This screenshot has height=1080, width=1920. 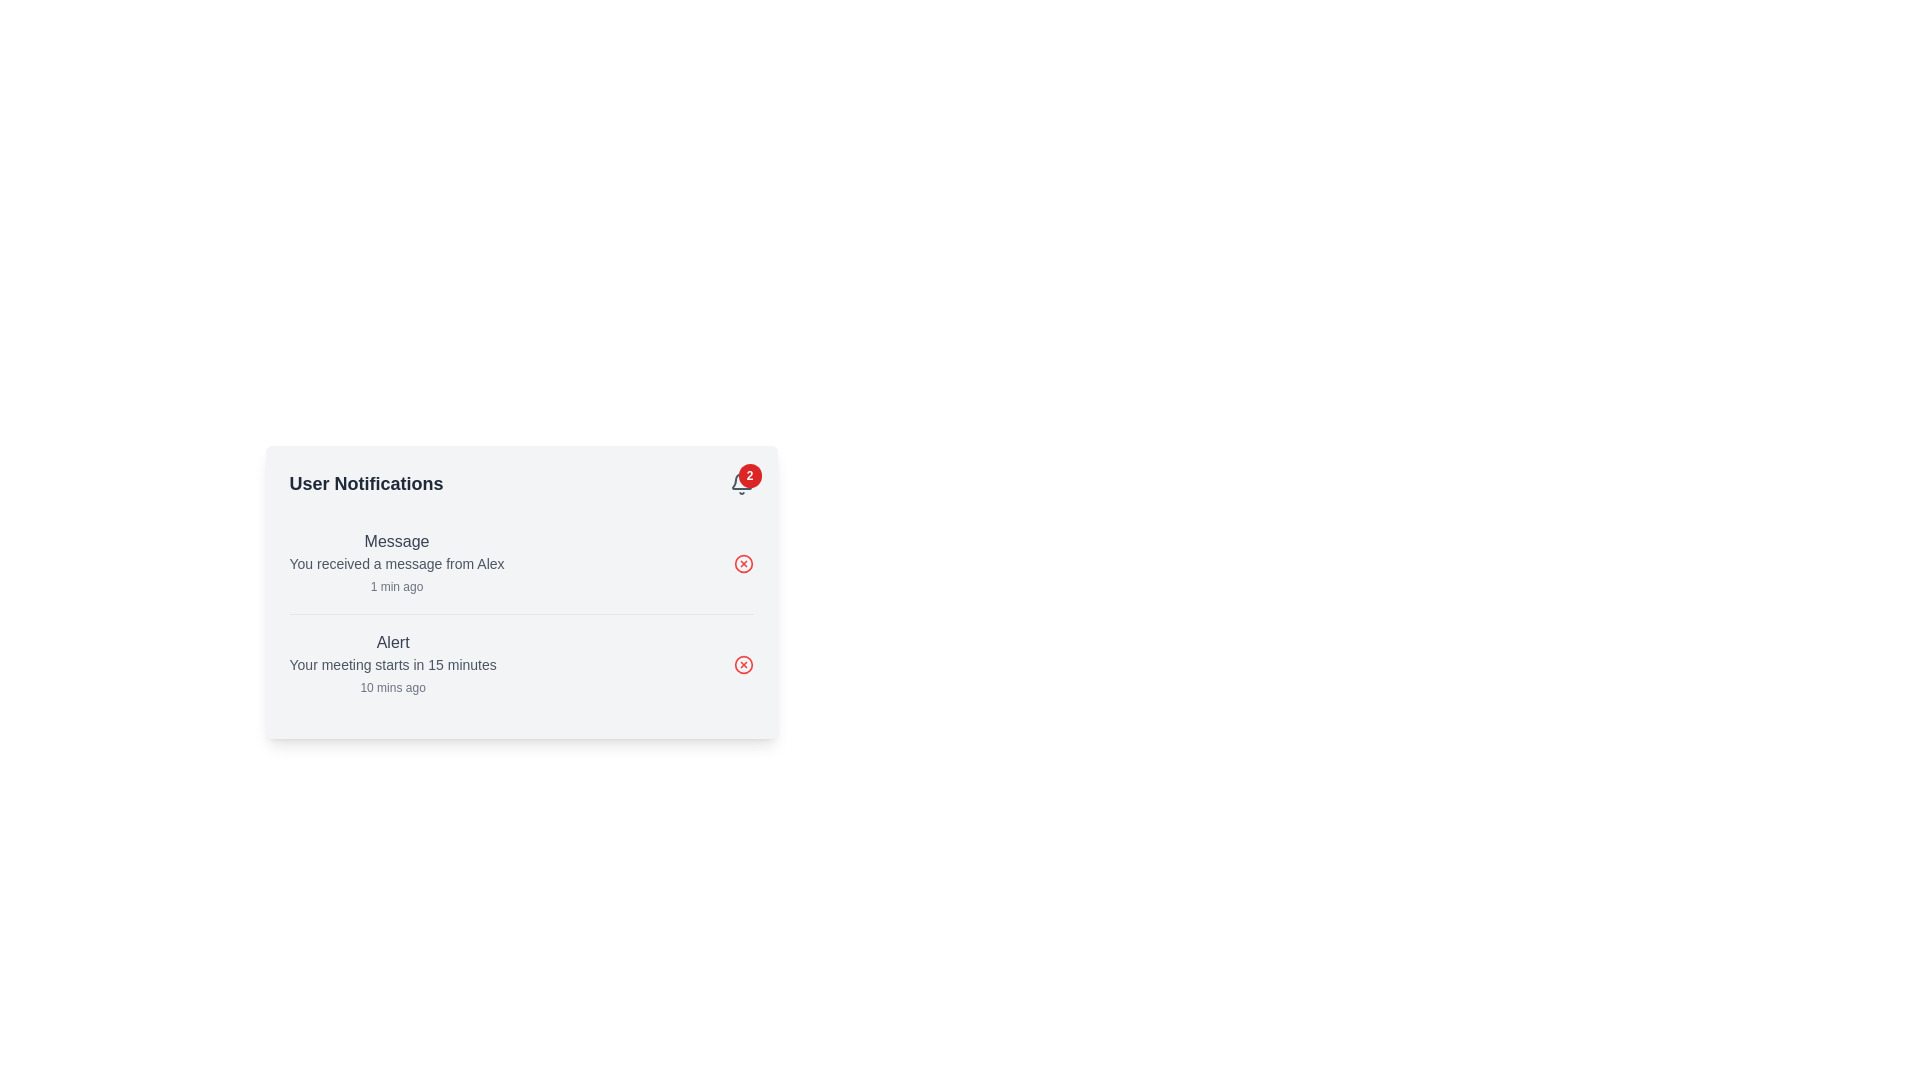 What do you see at coordinates (740, 481) in the screenshot?
I see `the bell icon indicating notifications, located in the top-right corner of the notification panel` at bounding box center [740, 481].